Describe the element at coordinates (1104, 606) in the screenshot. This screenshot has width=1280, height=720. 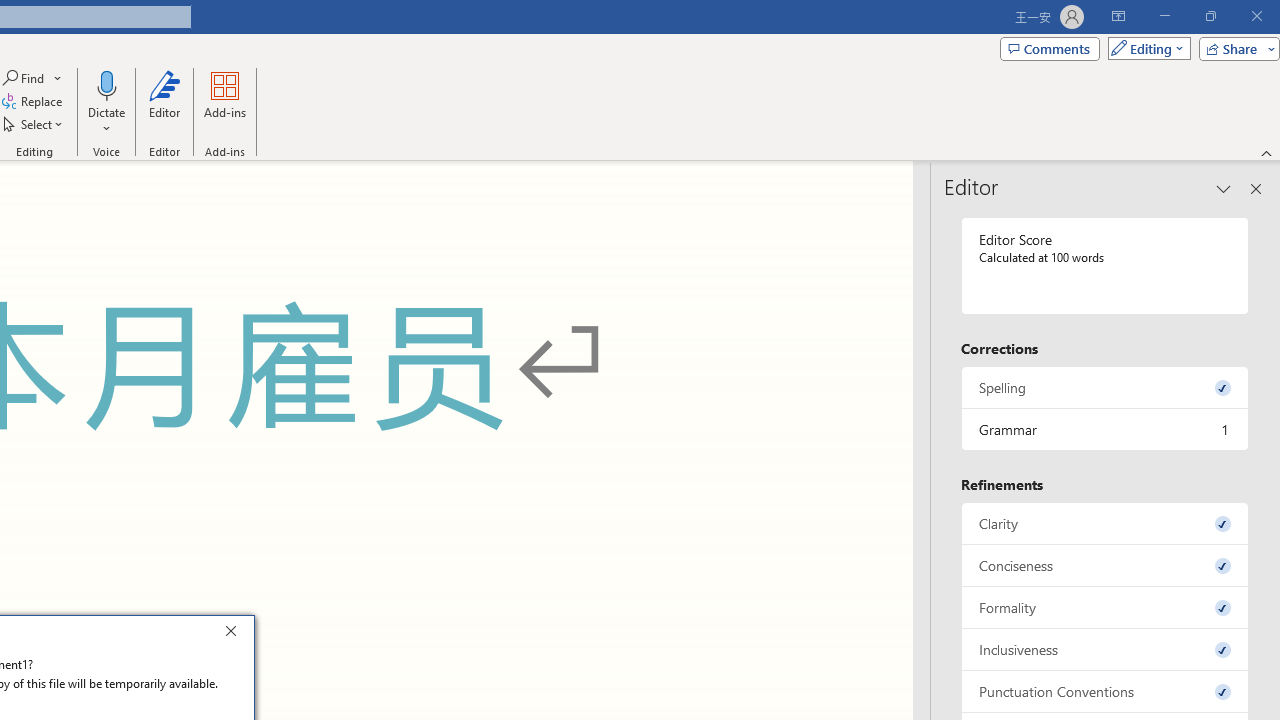
I see `'Formality, 0 issues. Press space or enter to review items.'` at that location.